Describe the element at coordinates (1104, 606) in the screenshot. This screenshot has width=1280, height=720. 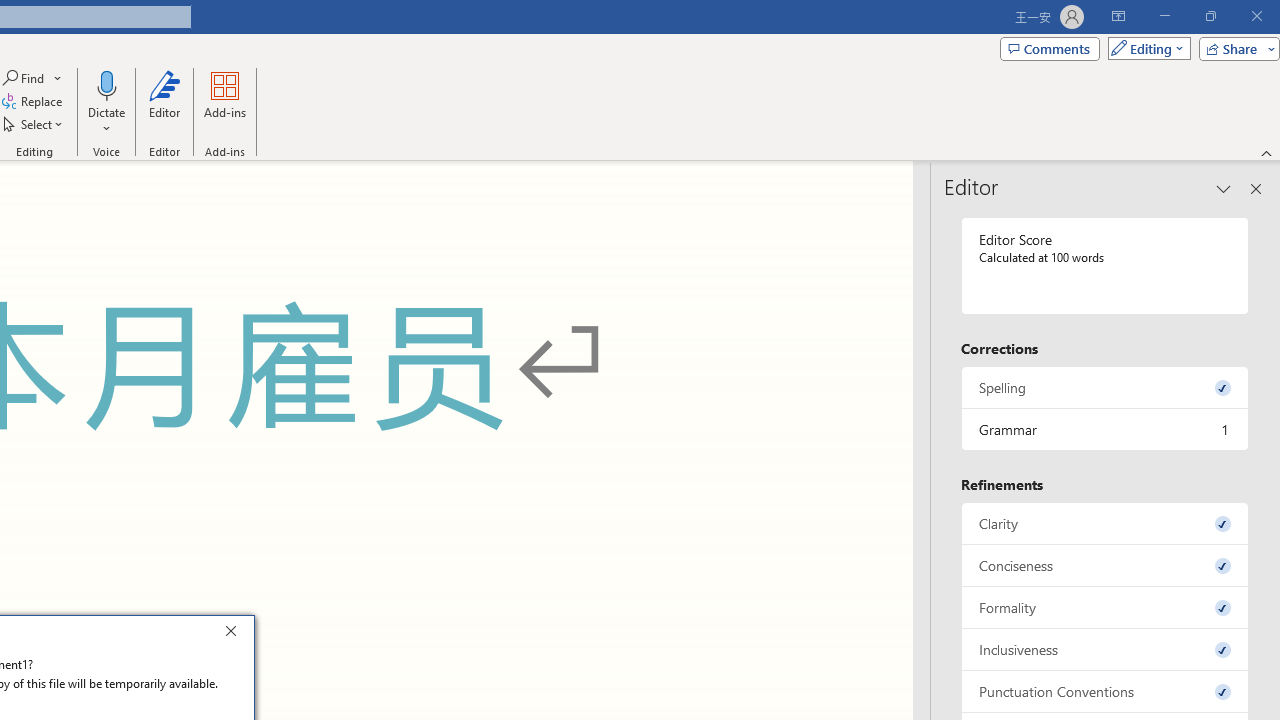
I see `'Formality, 0 issues. Press space or enter to review items.'` at that location.